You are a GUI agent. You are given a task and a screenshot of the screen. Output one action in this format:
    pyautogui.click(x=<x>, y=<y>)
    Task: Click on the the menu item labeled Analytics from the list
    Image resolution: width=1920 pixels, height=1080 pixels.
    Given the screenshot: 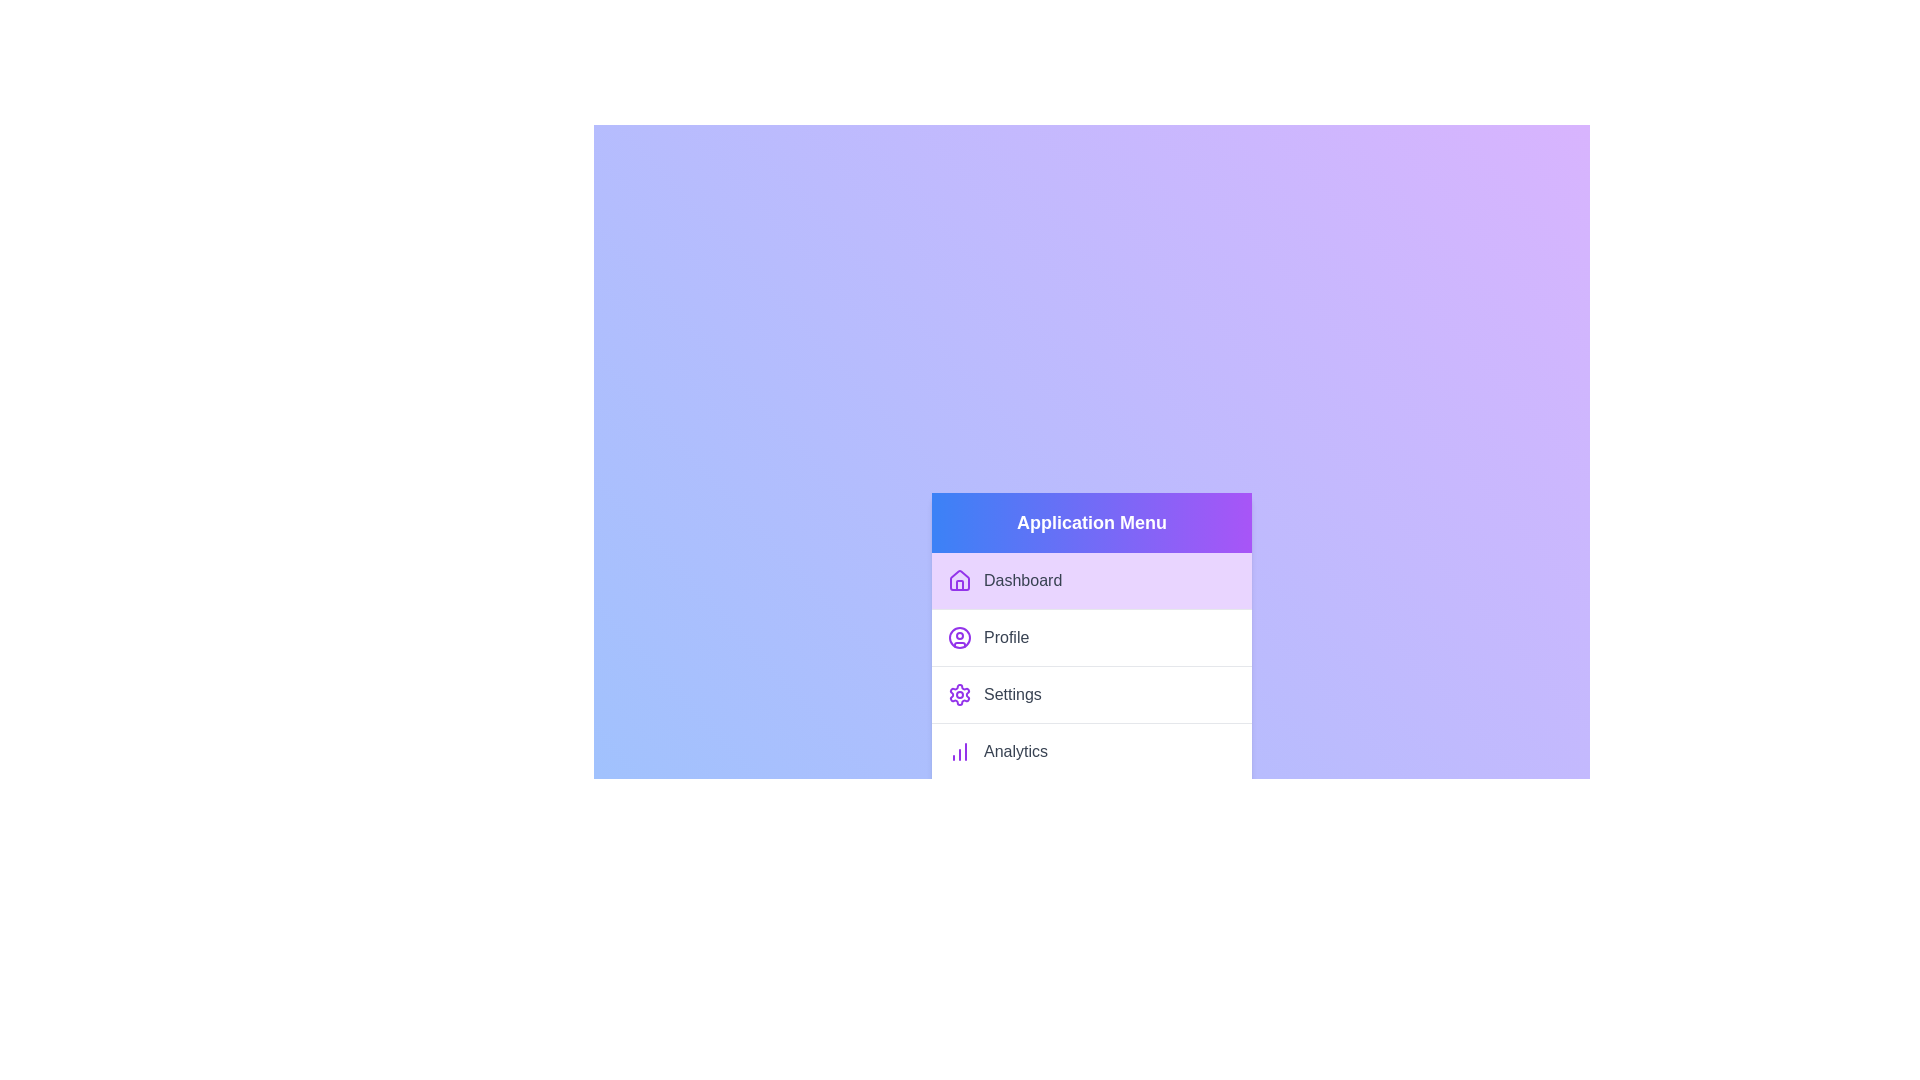 What is the action you would take?
    pyautogui.click(x=1090, y=751)
    